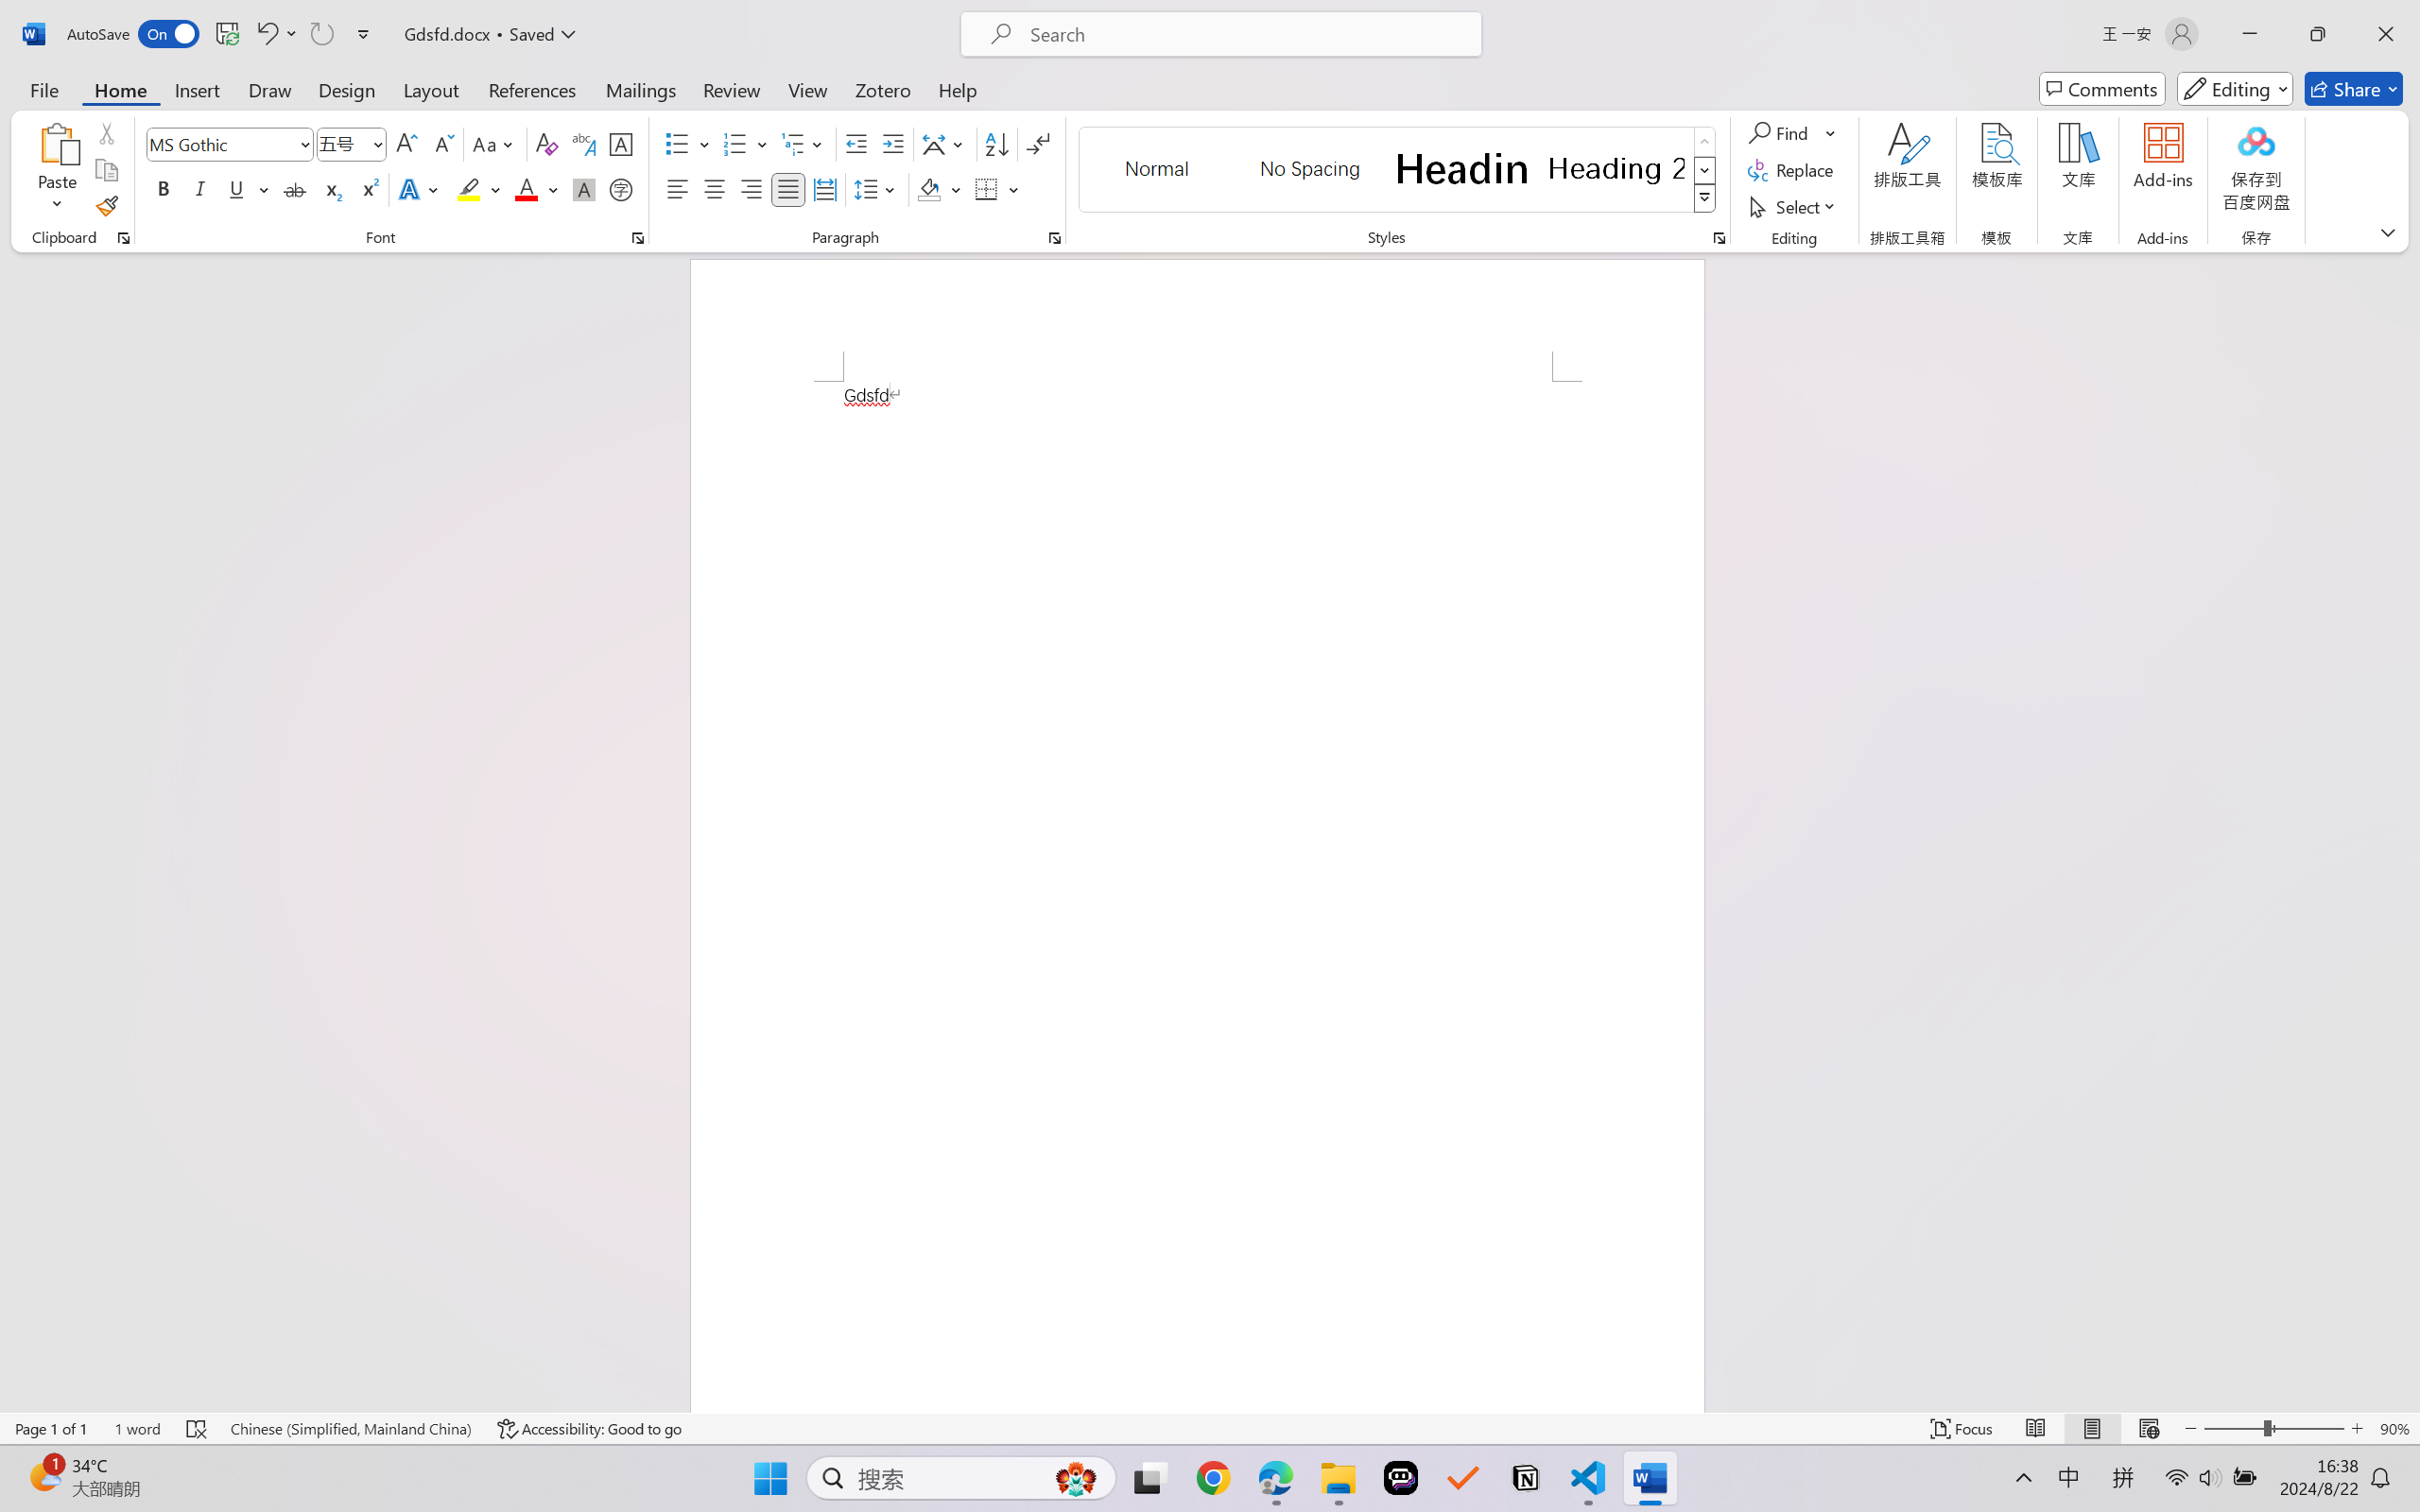  I want to click on 'Font Color Red', so click(527, 188).